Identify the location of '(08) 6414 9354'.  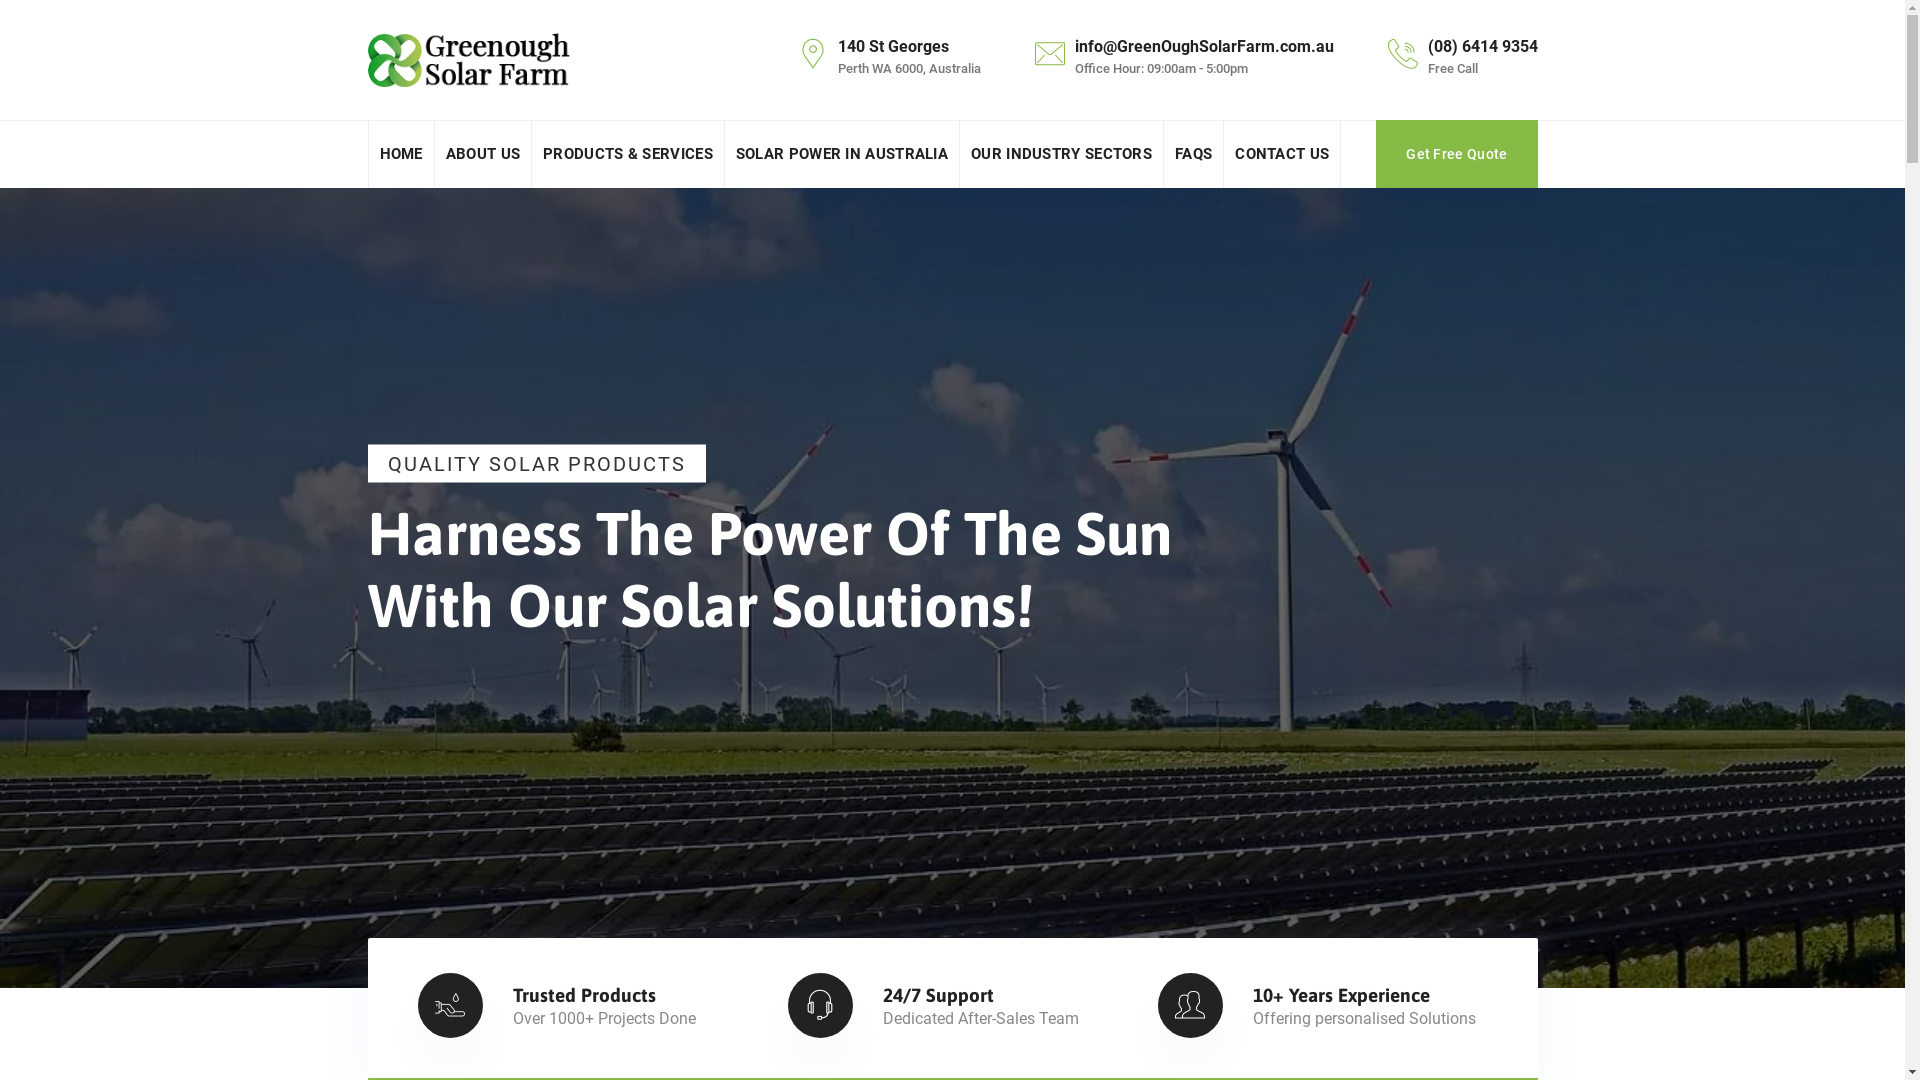
(1483, 45).